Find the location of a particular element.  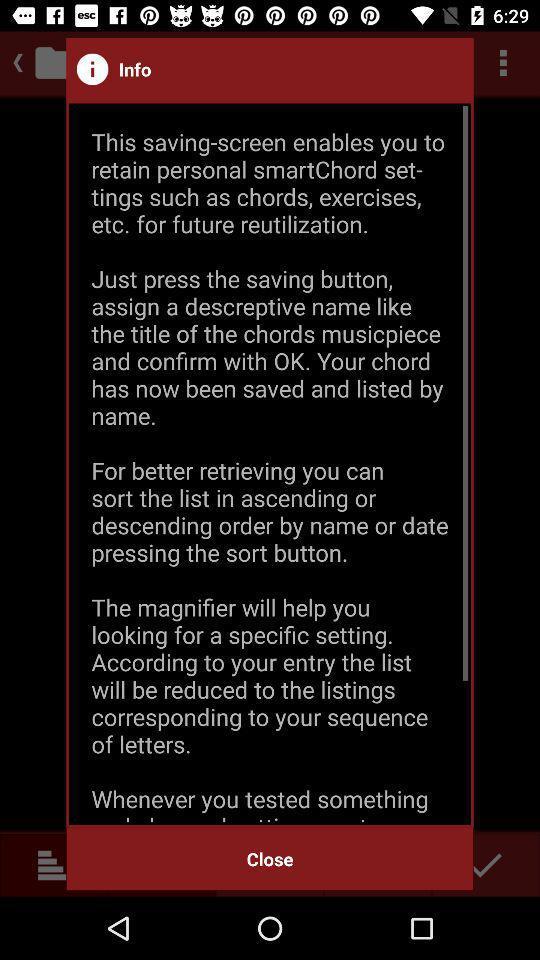

the item below the this saving screen is located at coordinates (270, 858).